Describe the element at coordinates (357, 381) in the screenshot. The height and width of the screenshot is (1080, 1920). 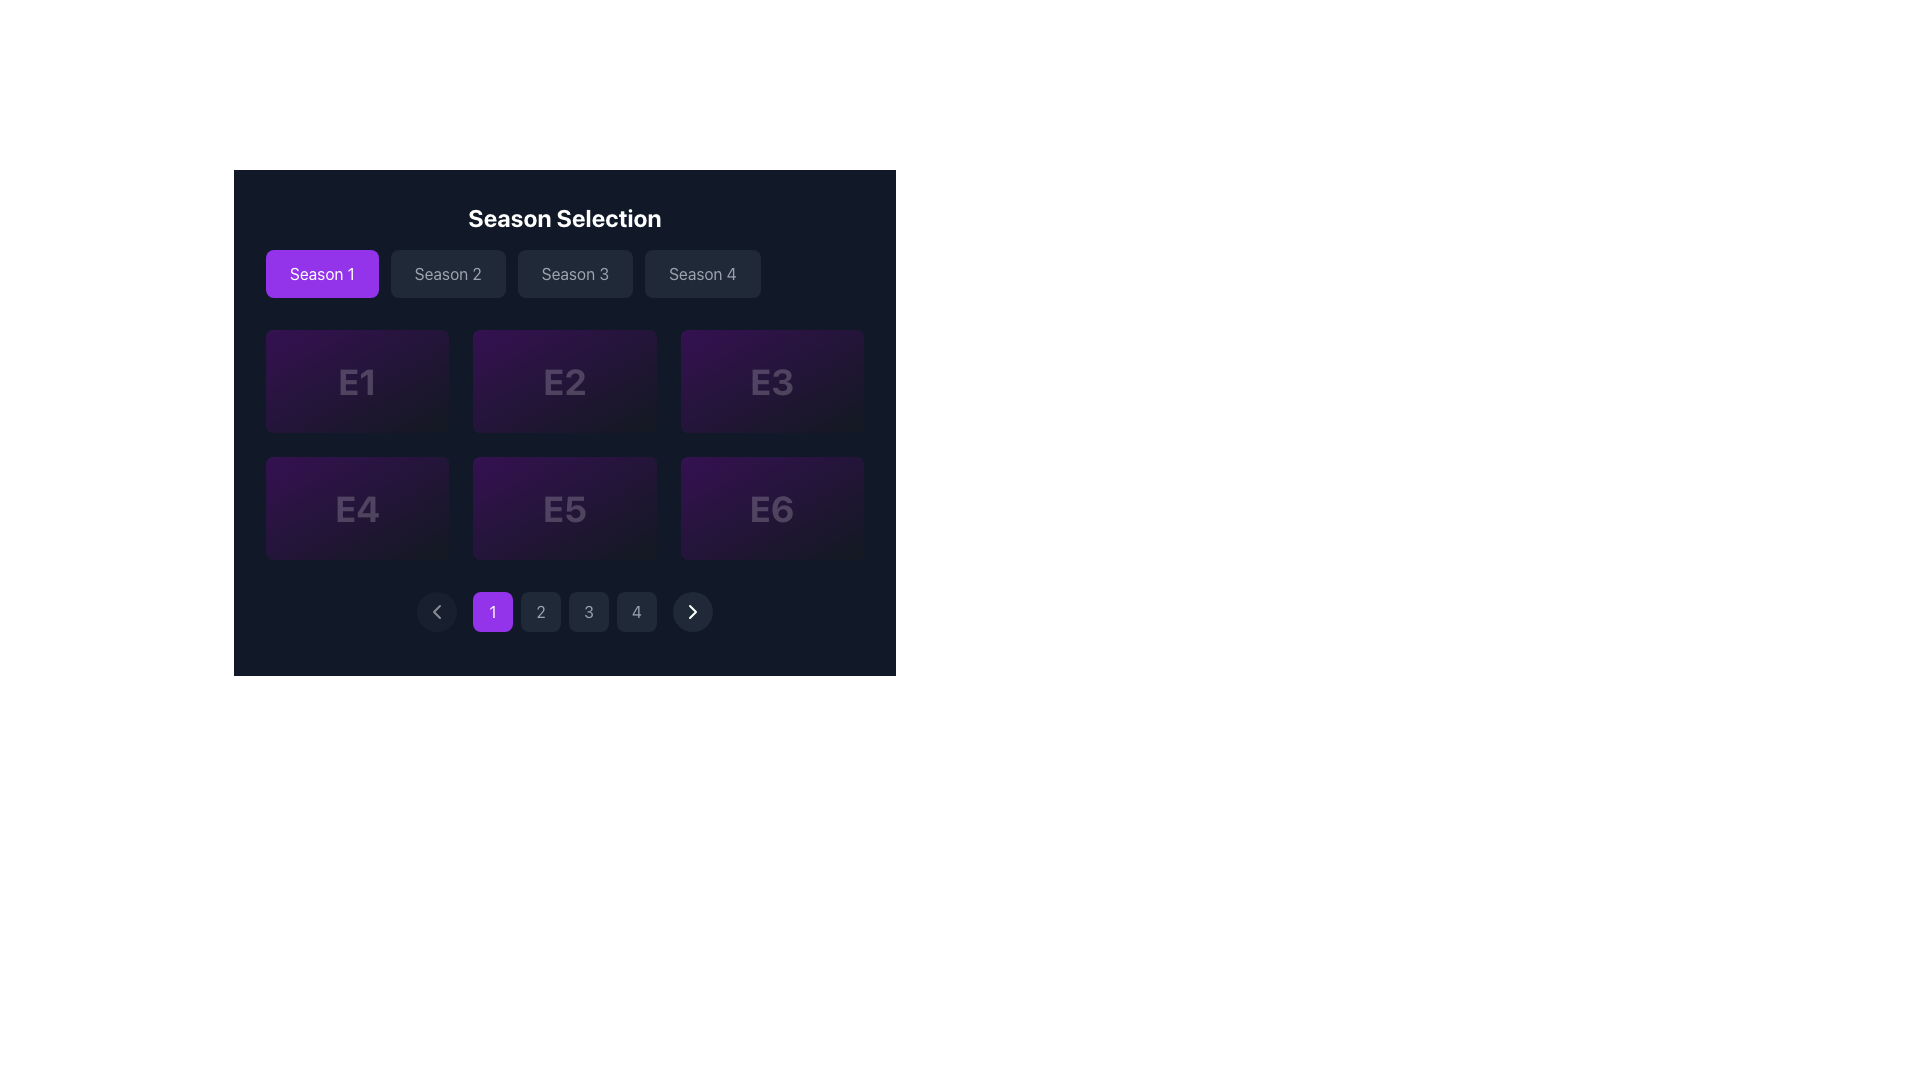
I see `the text component displaying 'E1' within a dark purple rectangular area` at that location.